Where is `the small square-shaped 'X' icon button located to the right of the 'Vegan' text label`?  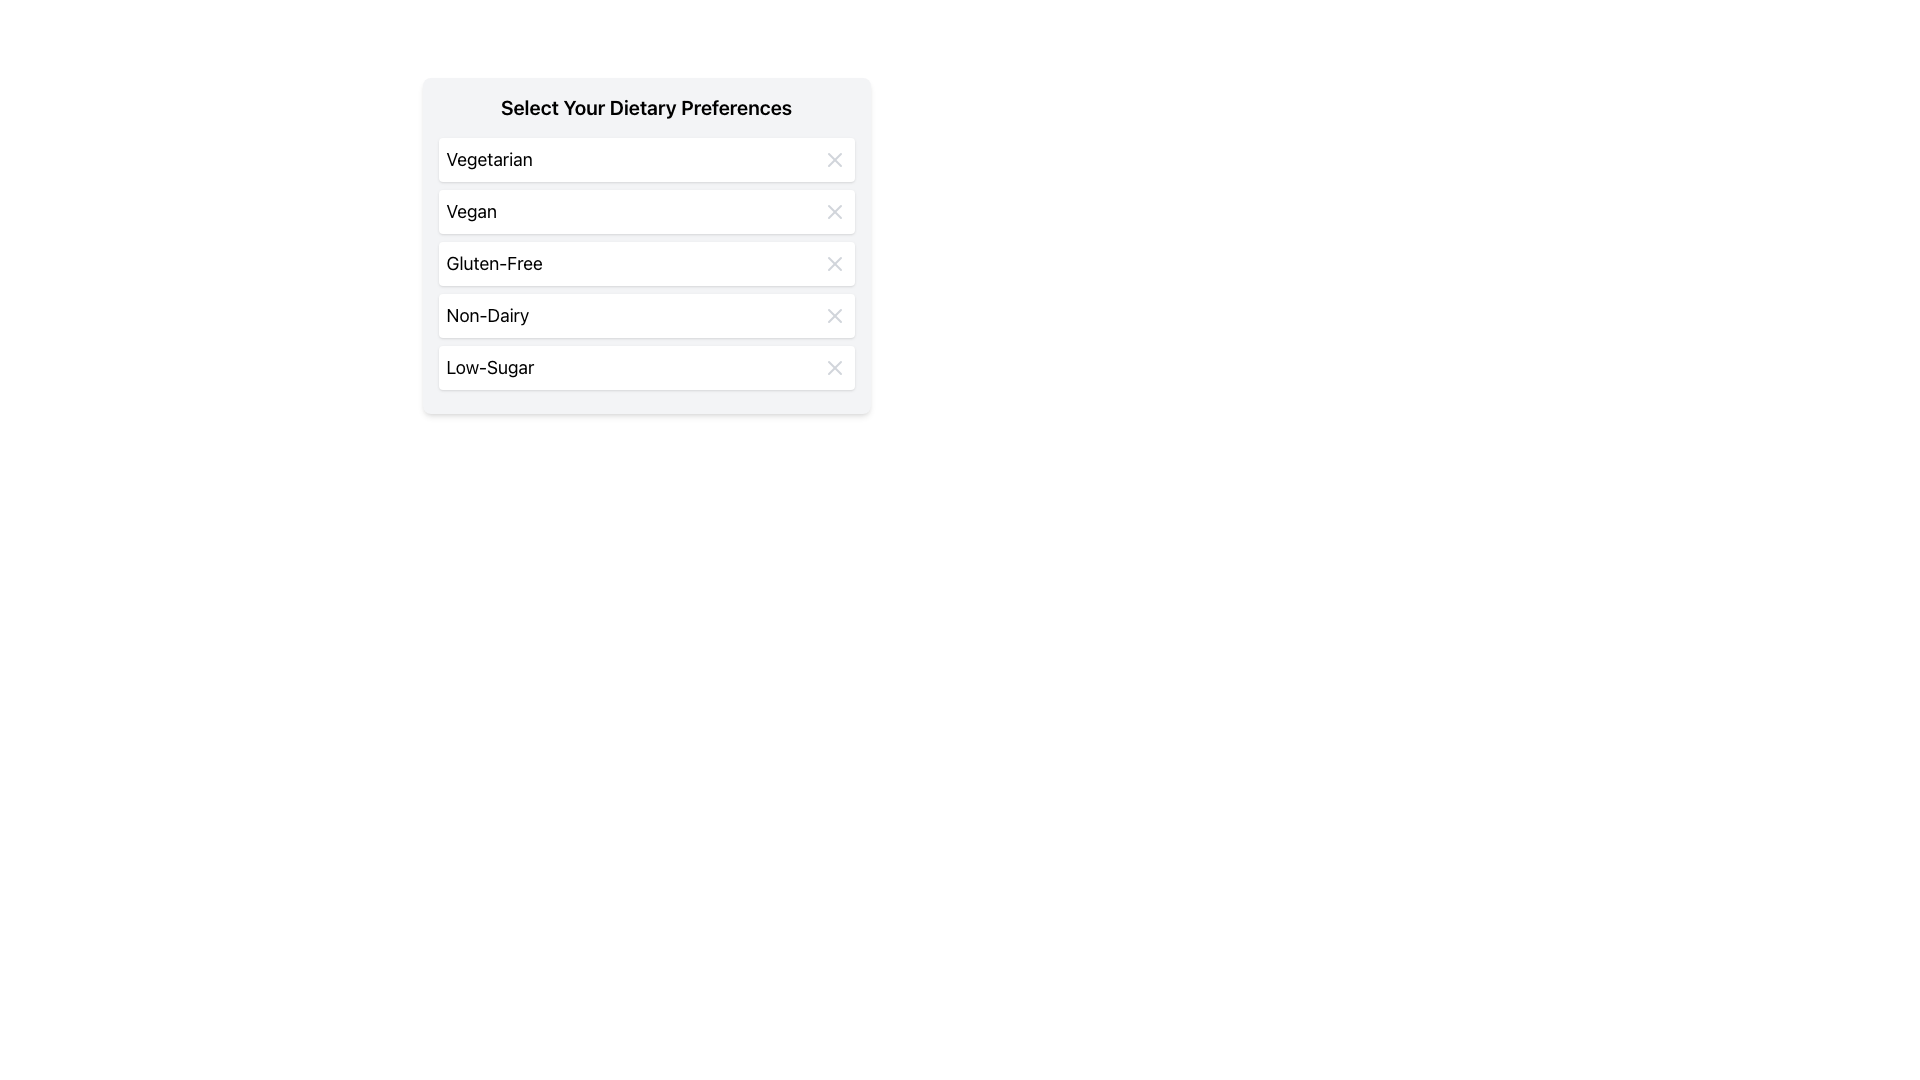
the small square-shaped 'X' icon button located to the right of the 'Vegan' text label is located at coordinates (834, 212).